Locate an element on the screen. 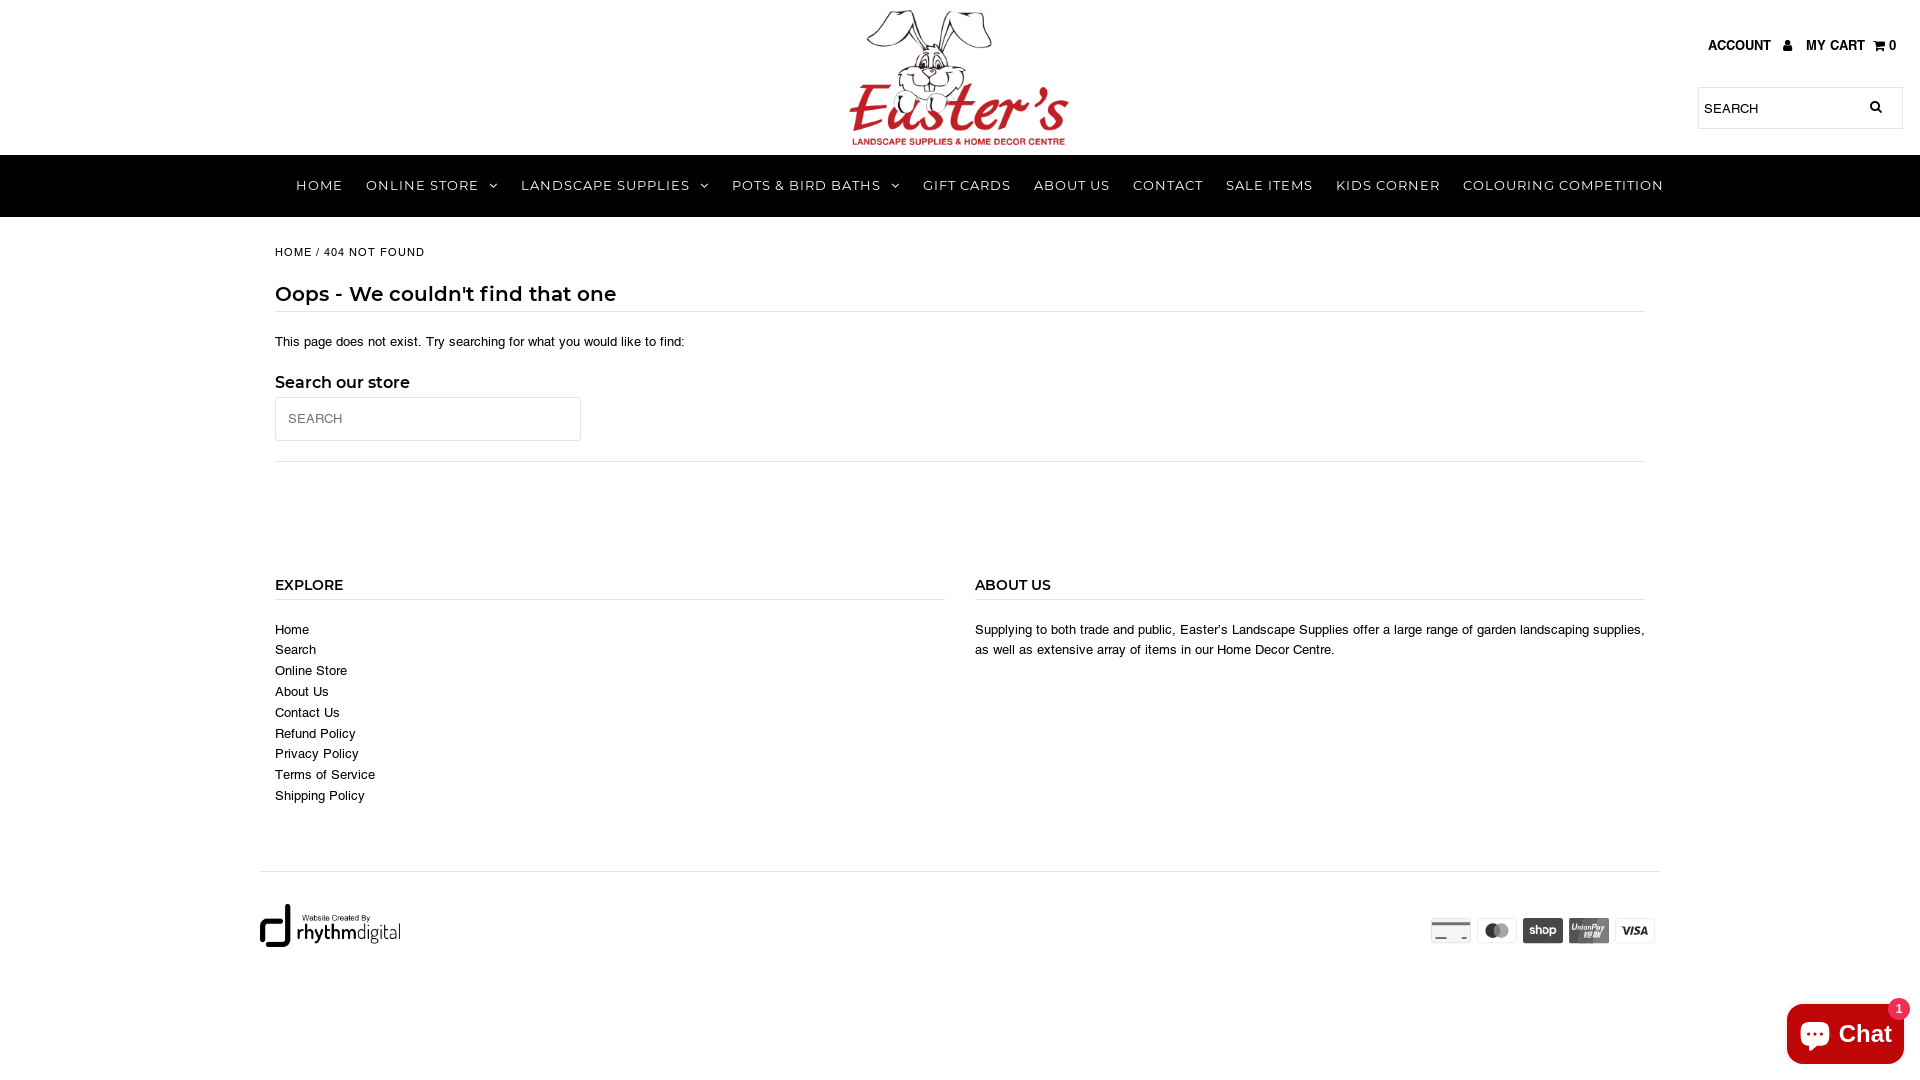 This screenshot has height=1080, width=1920. 'ACCOUNT' is located at coordinates (1749, 45).